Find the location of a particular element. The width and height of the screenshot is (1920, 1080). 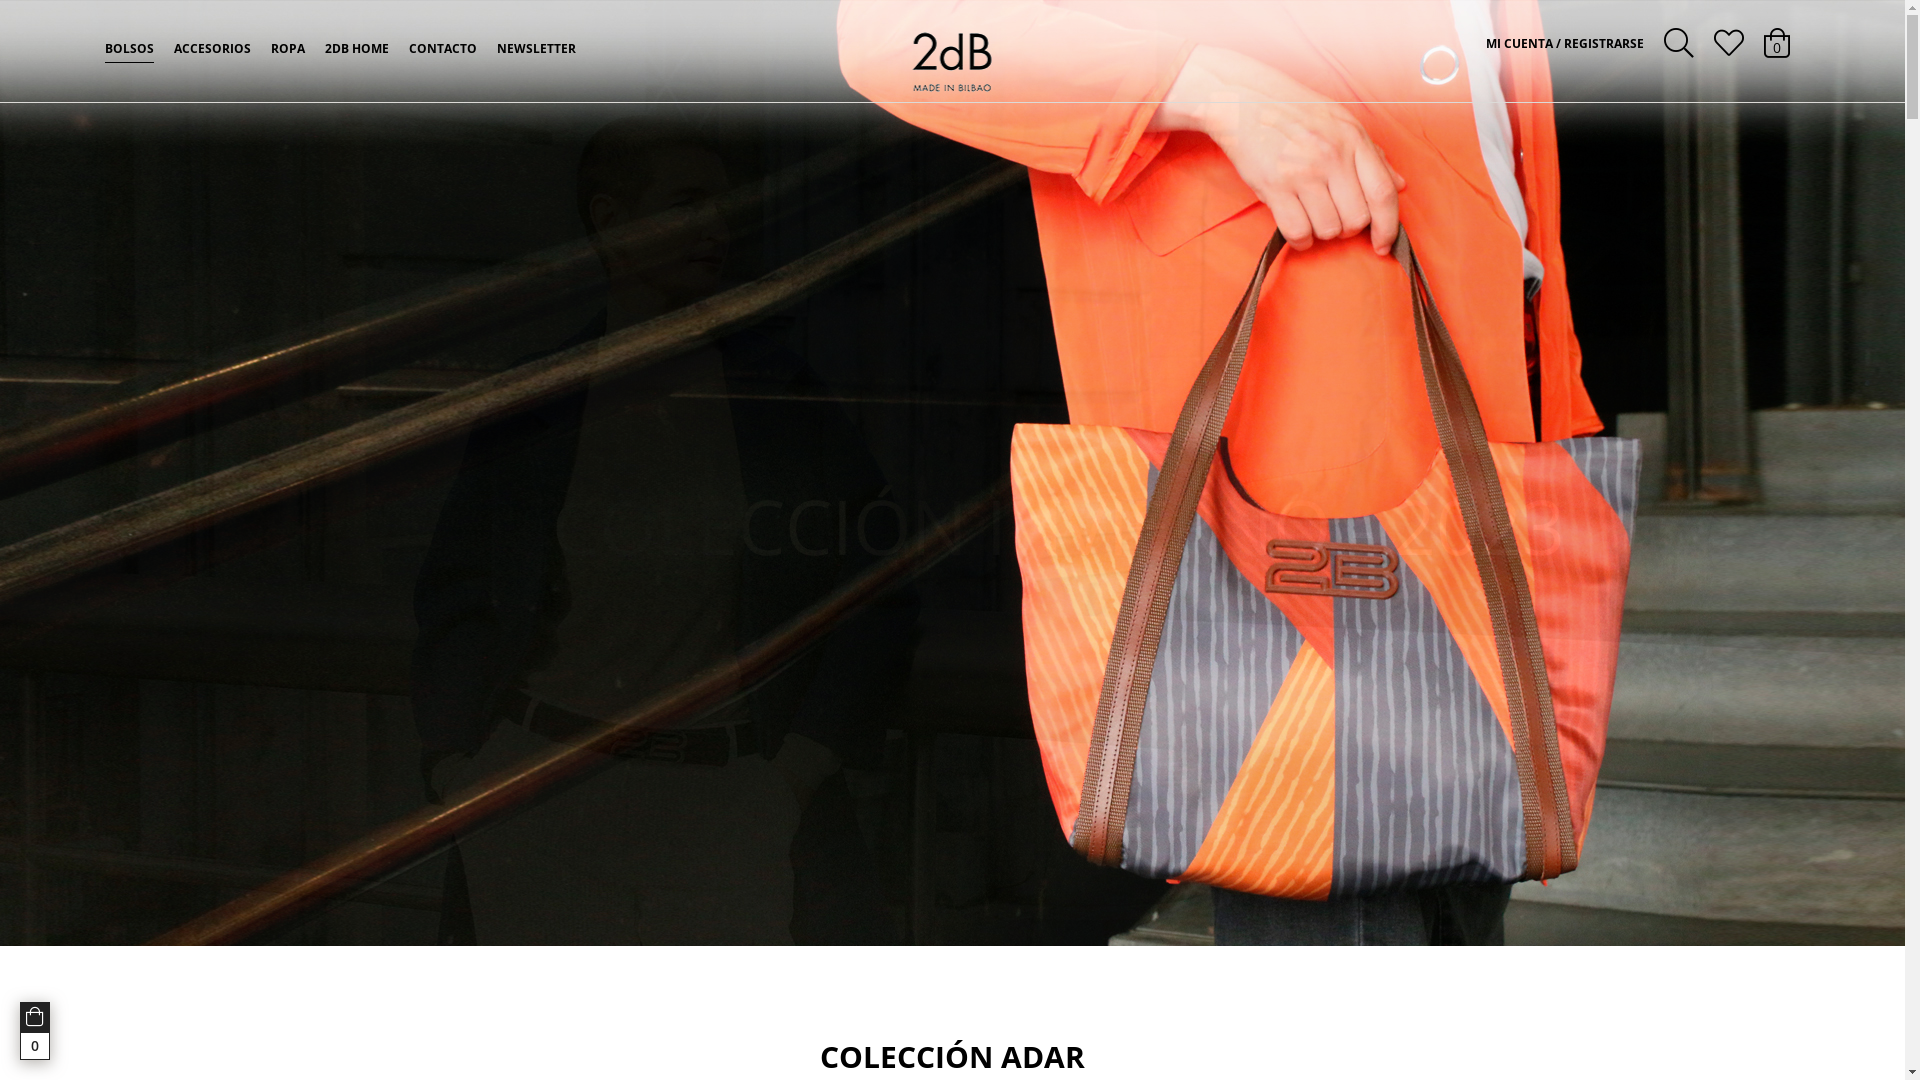

'ROPA' is located at coordinates (287, 48).